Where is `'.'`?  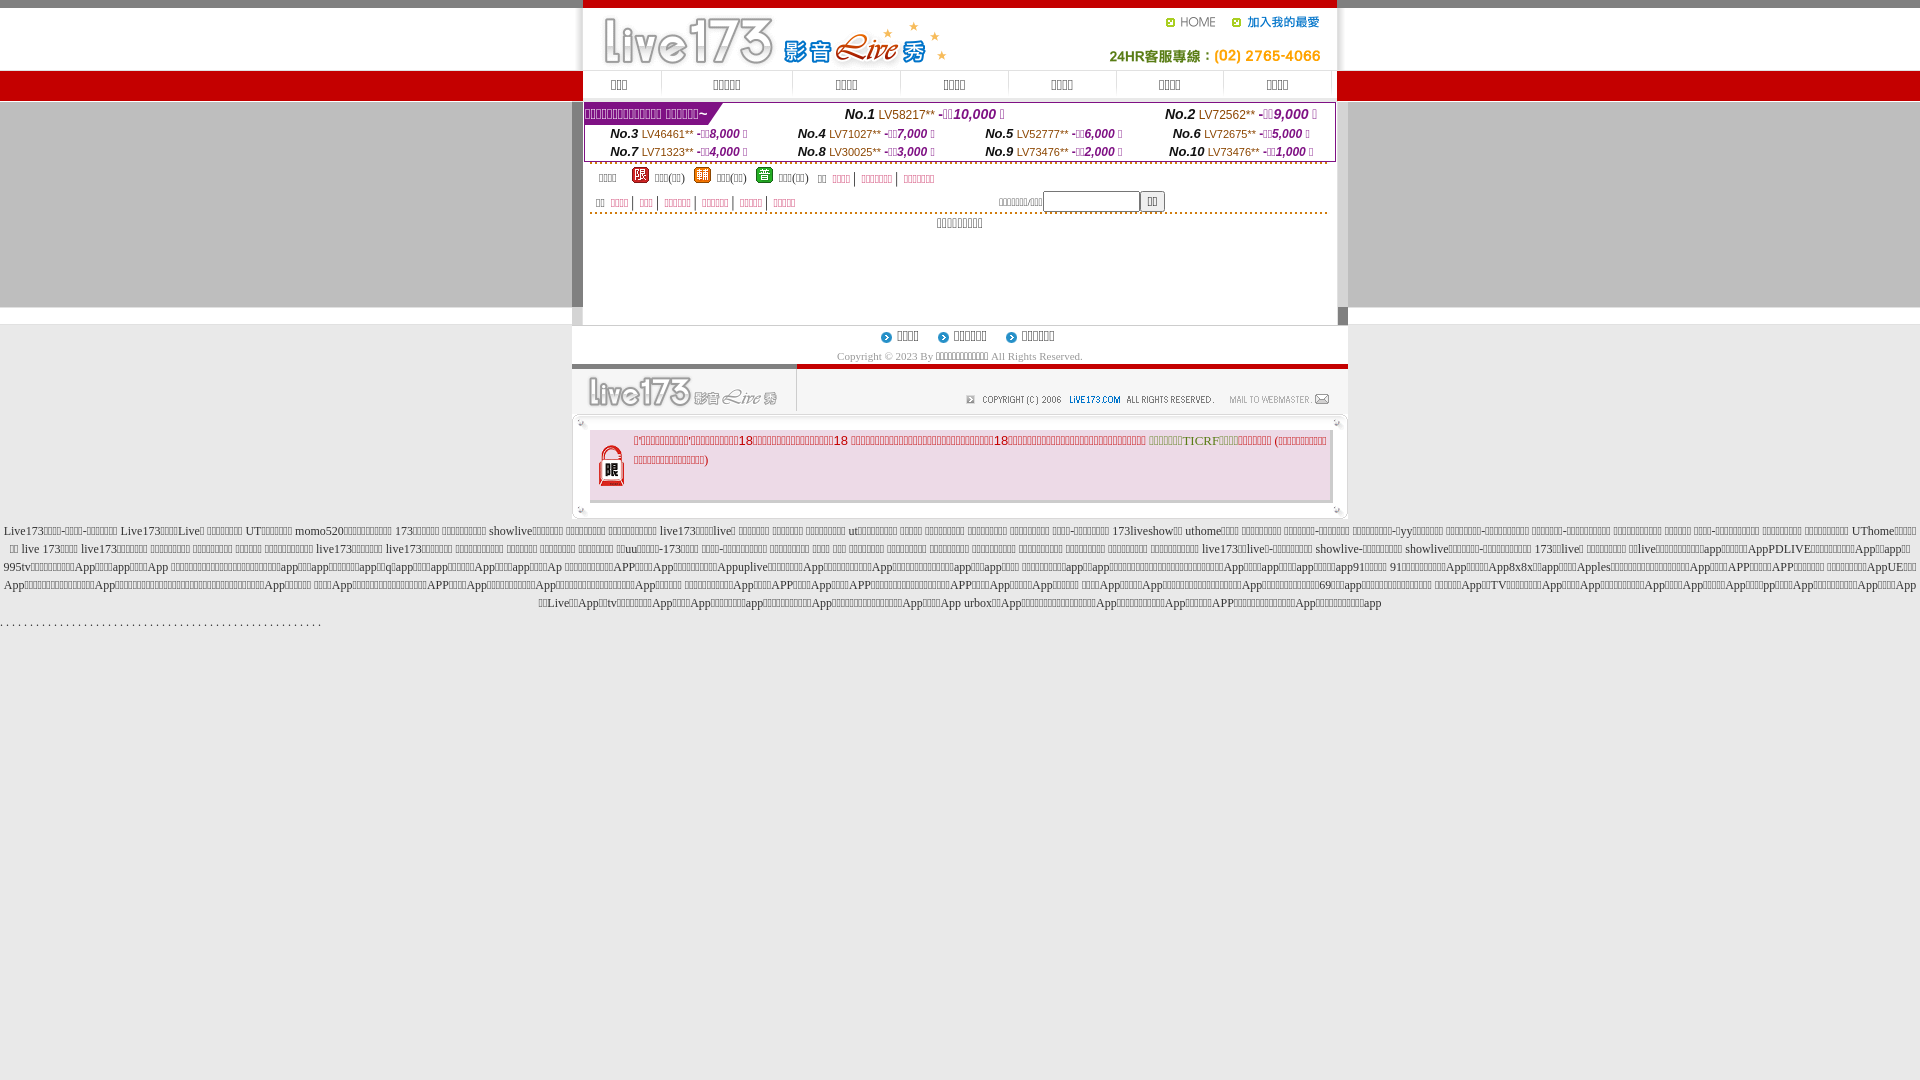
'.' is located at coordinates (168, 620).